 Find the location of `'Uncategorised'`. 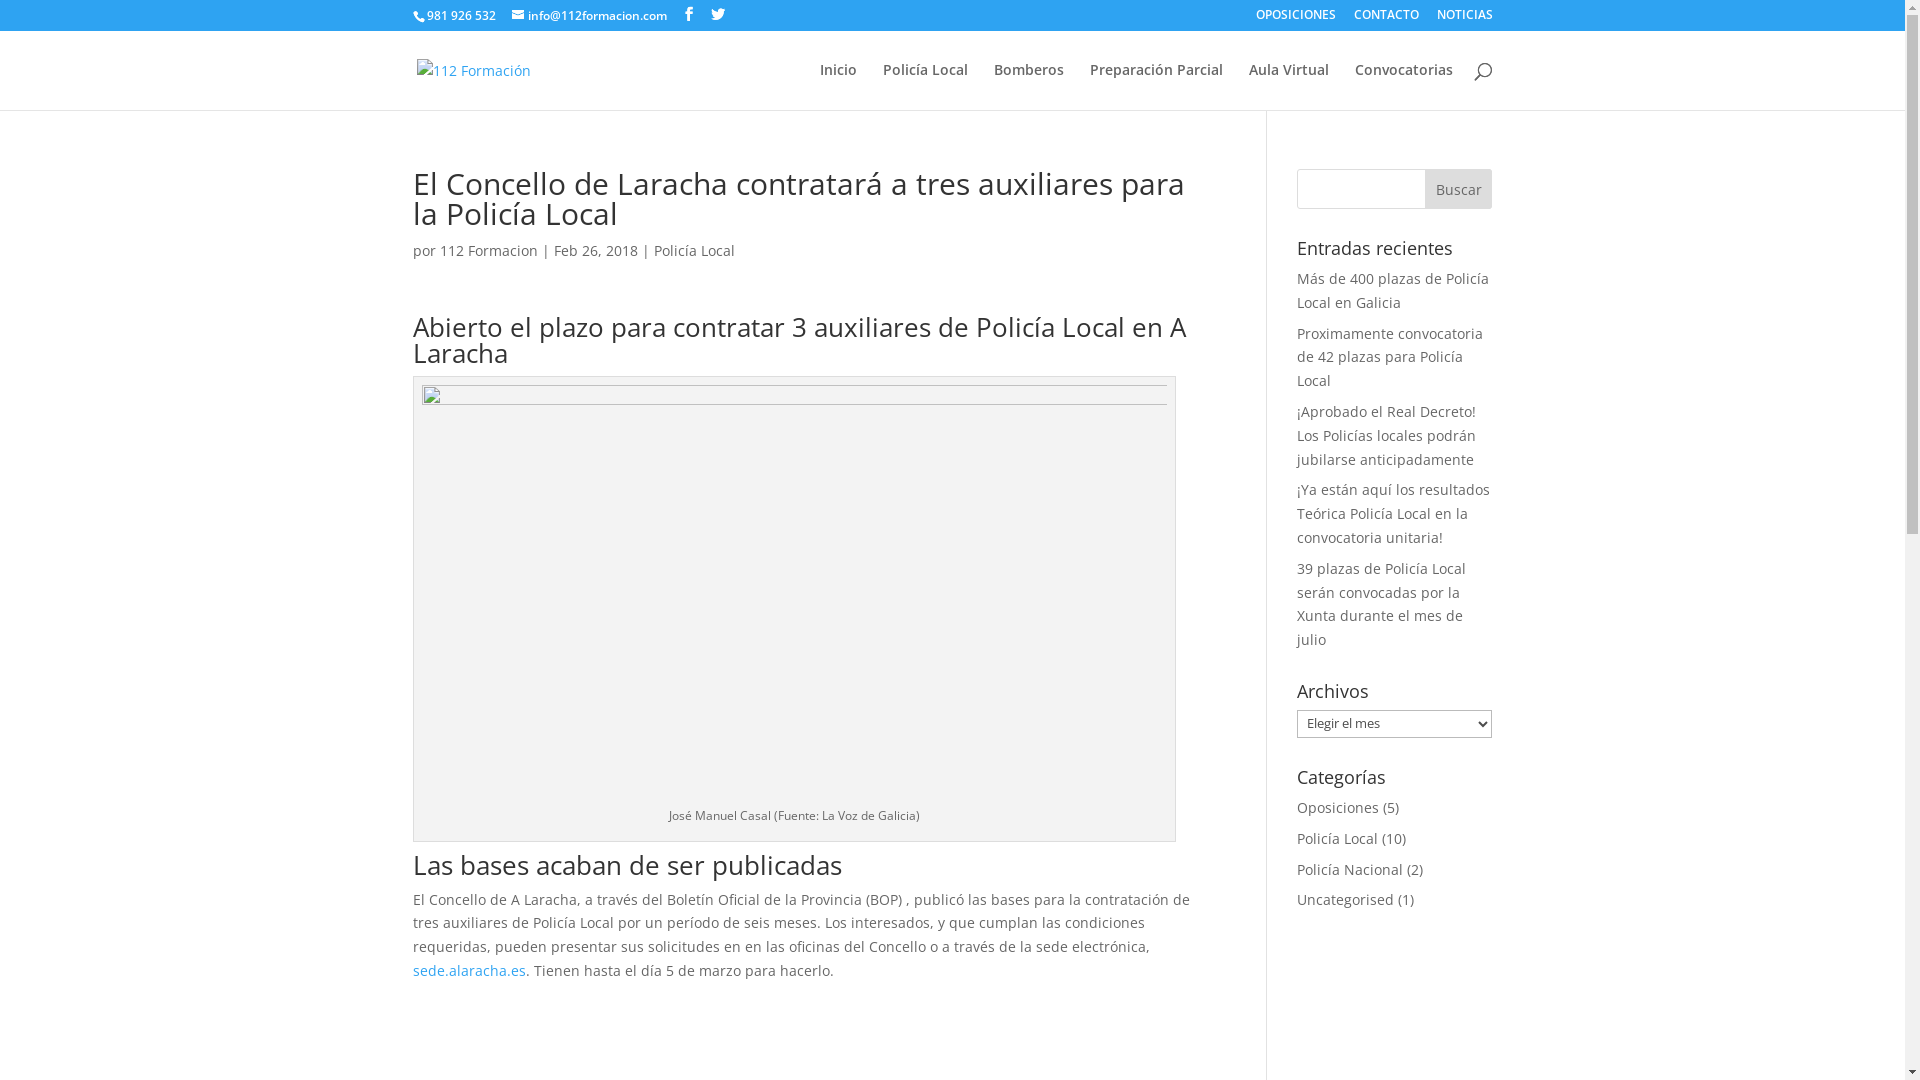

'Uncategorised' is located at coordinates (1296, 898).